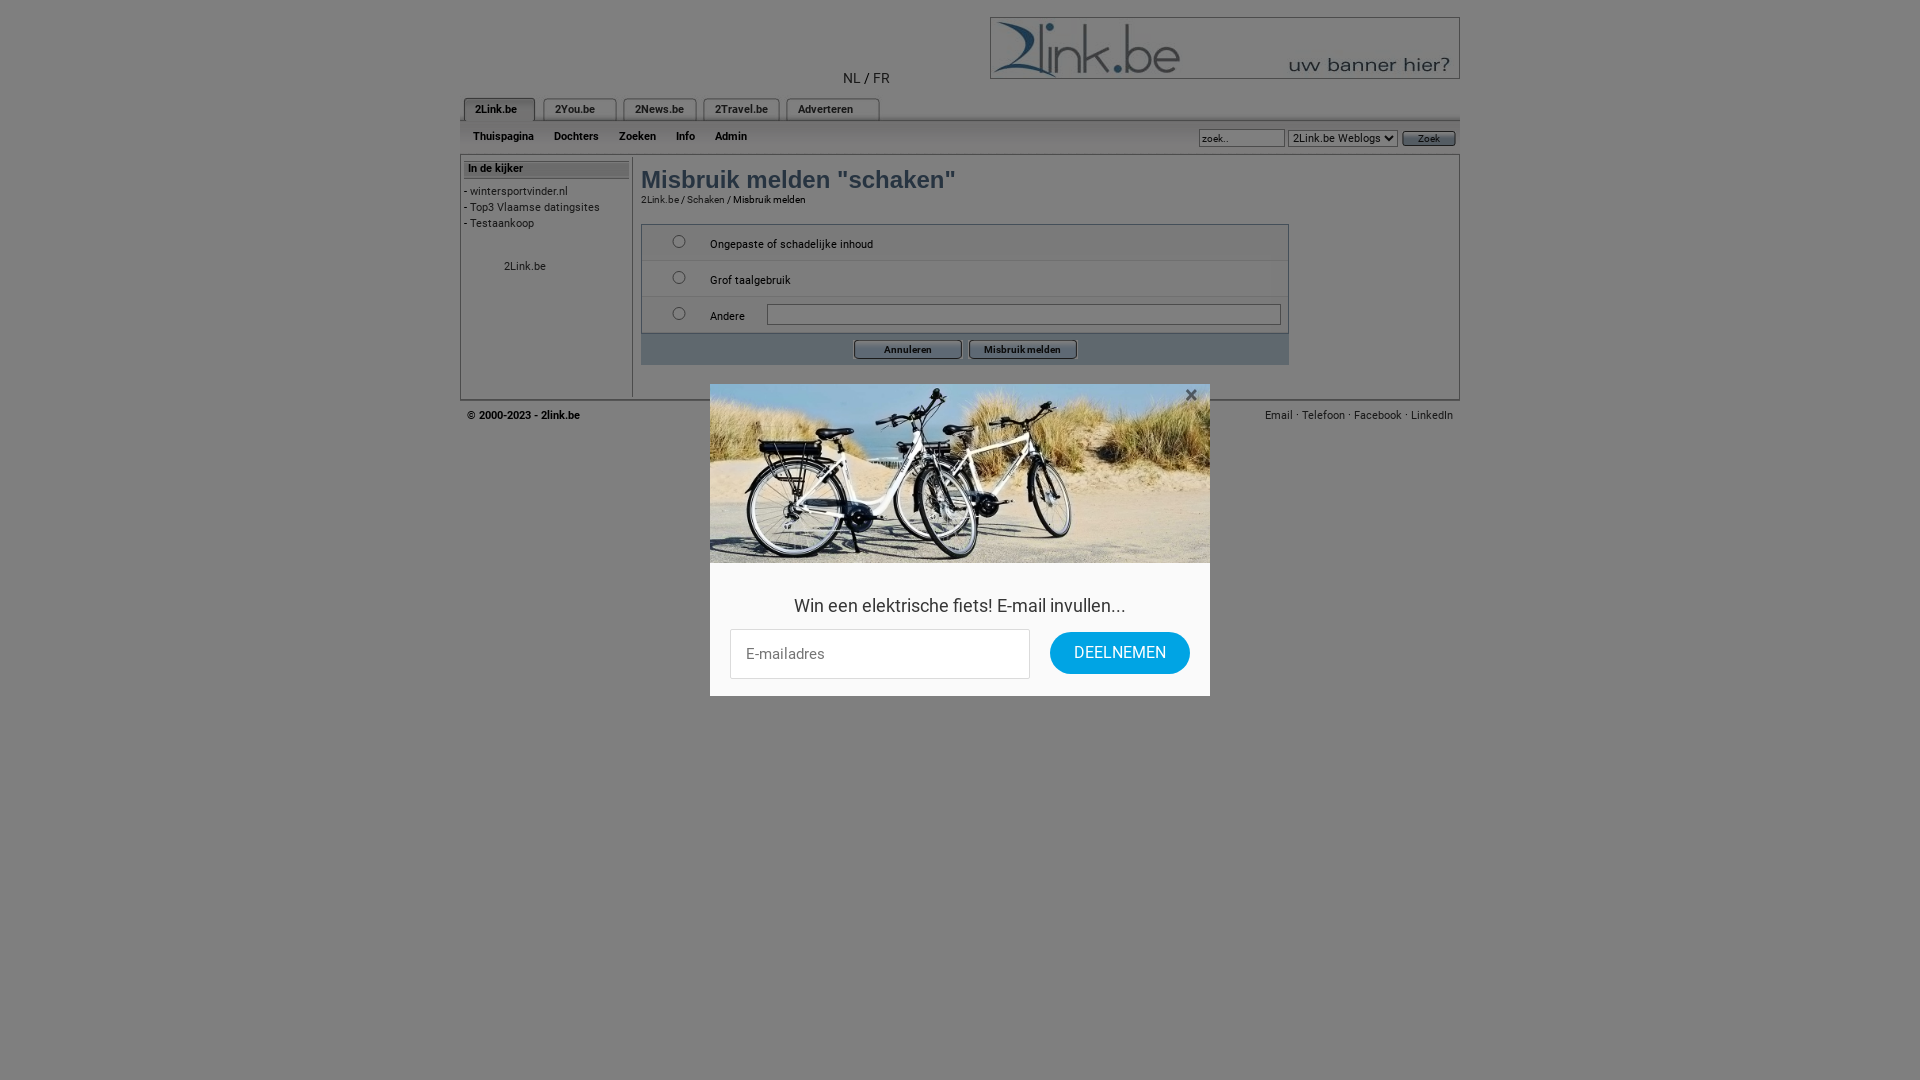 The width and height of the screenshot is (1920, 1080). What do you see at coordinates (503, 135) in the screenshot?
I see `'Thuispagina'` at bounding box center [503, 135].